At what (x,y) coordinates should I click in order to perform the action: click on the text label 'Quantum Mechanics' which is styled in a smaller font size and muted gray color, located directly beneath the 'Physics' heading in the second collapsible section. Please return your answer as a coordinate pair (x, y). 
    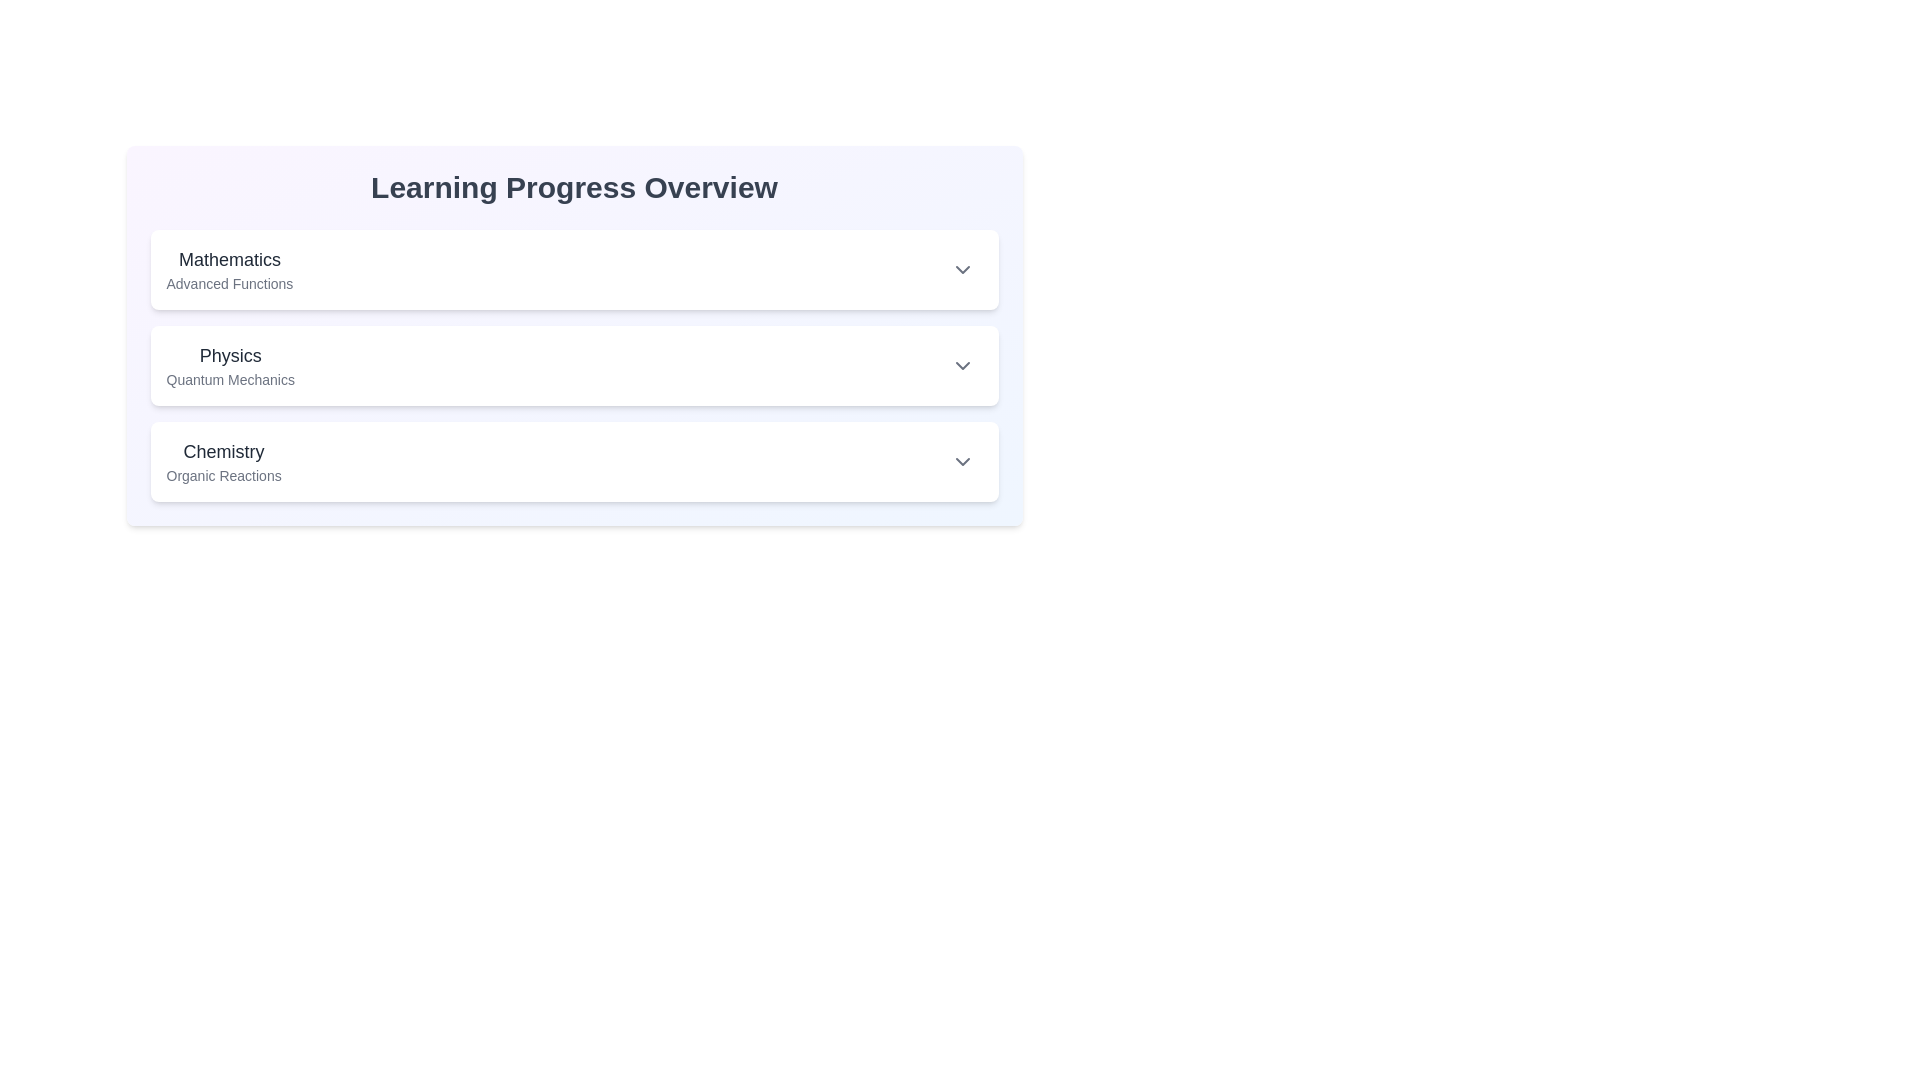
    Looking at the image, I should click on (230, 380).